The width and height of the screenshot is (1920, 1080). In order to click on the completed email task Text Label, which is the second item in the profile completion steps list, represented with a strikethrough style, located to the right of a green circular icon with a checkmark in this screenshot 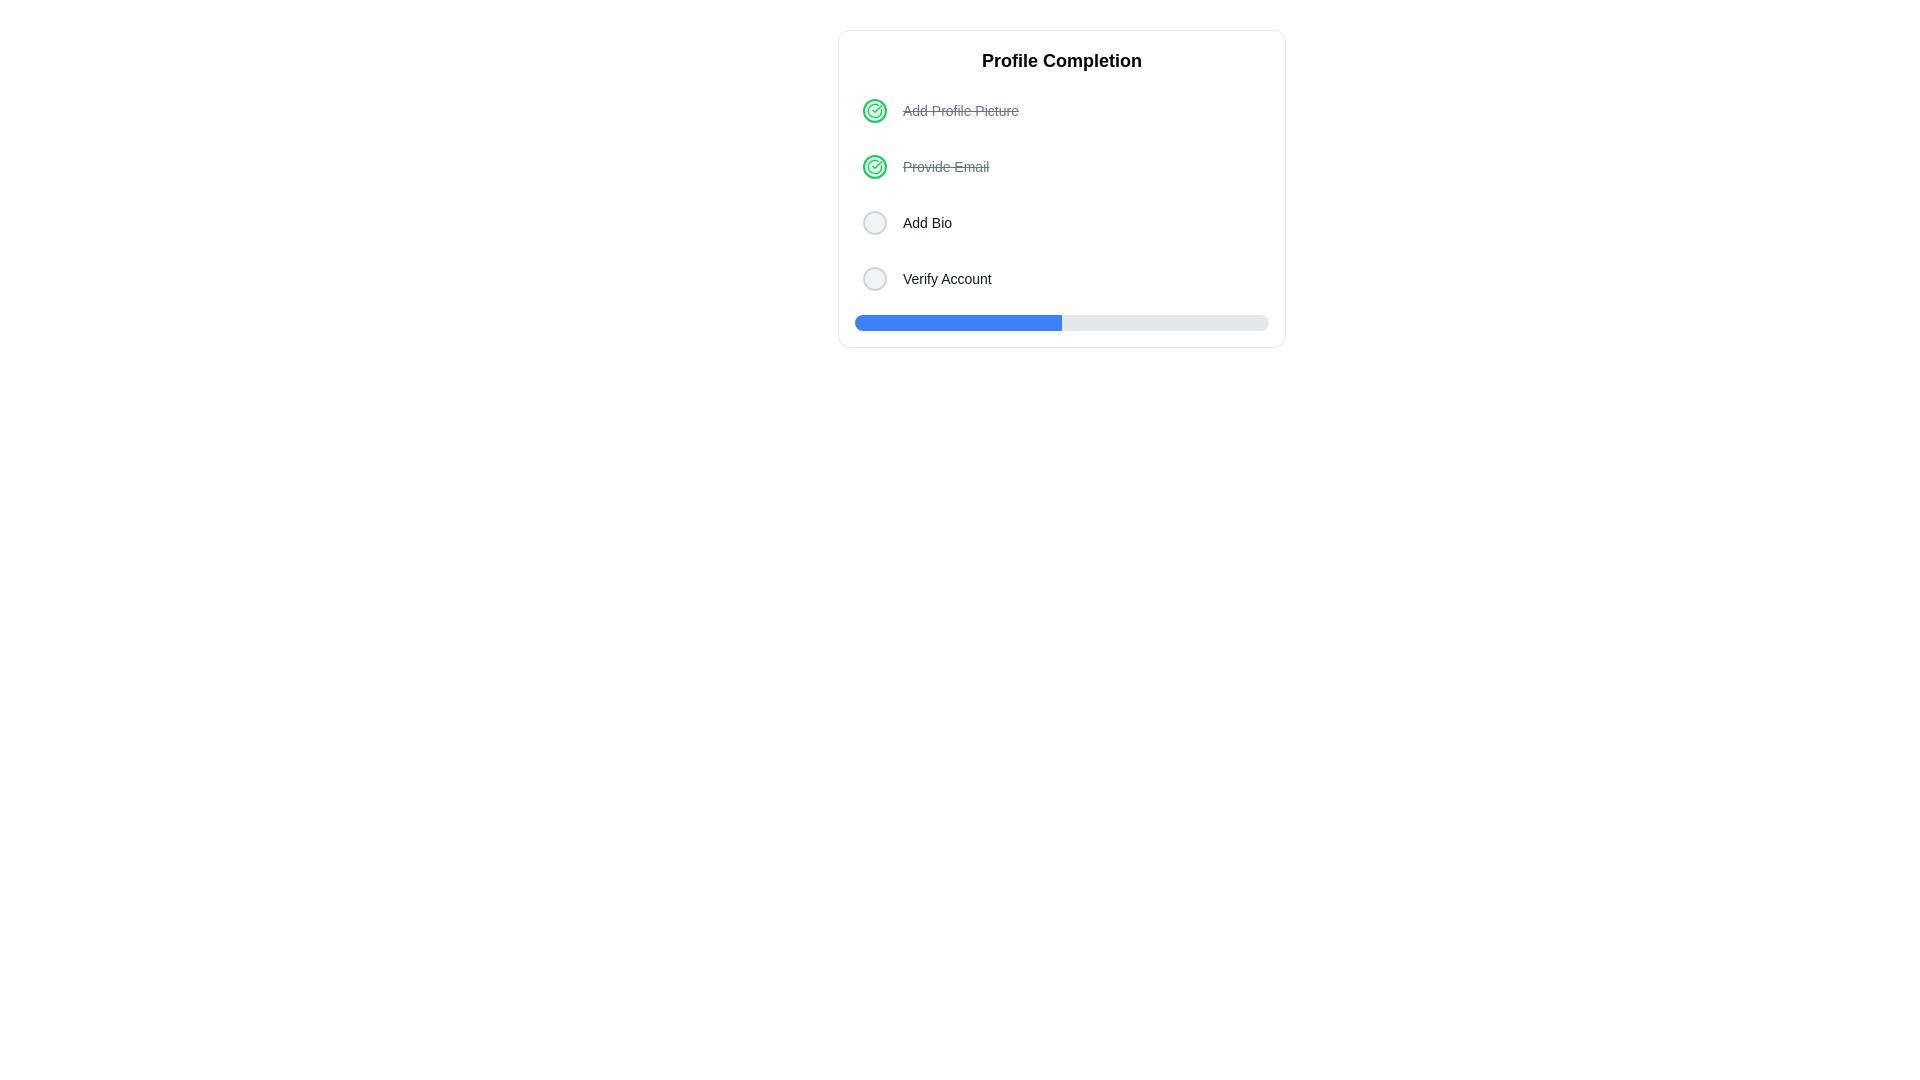, I will do `click(945, 165)`.